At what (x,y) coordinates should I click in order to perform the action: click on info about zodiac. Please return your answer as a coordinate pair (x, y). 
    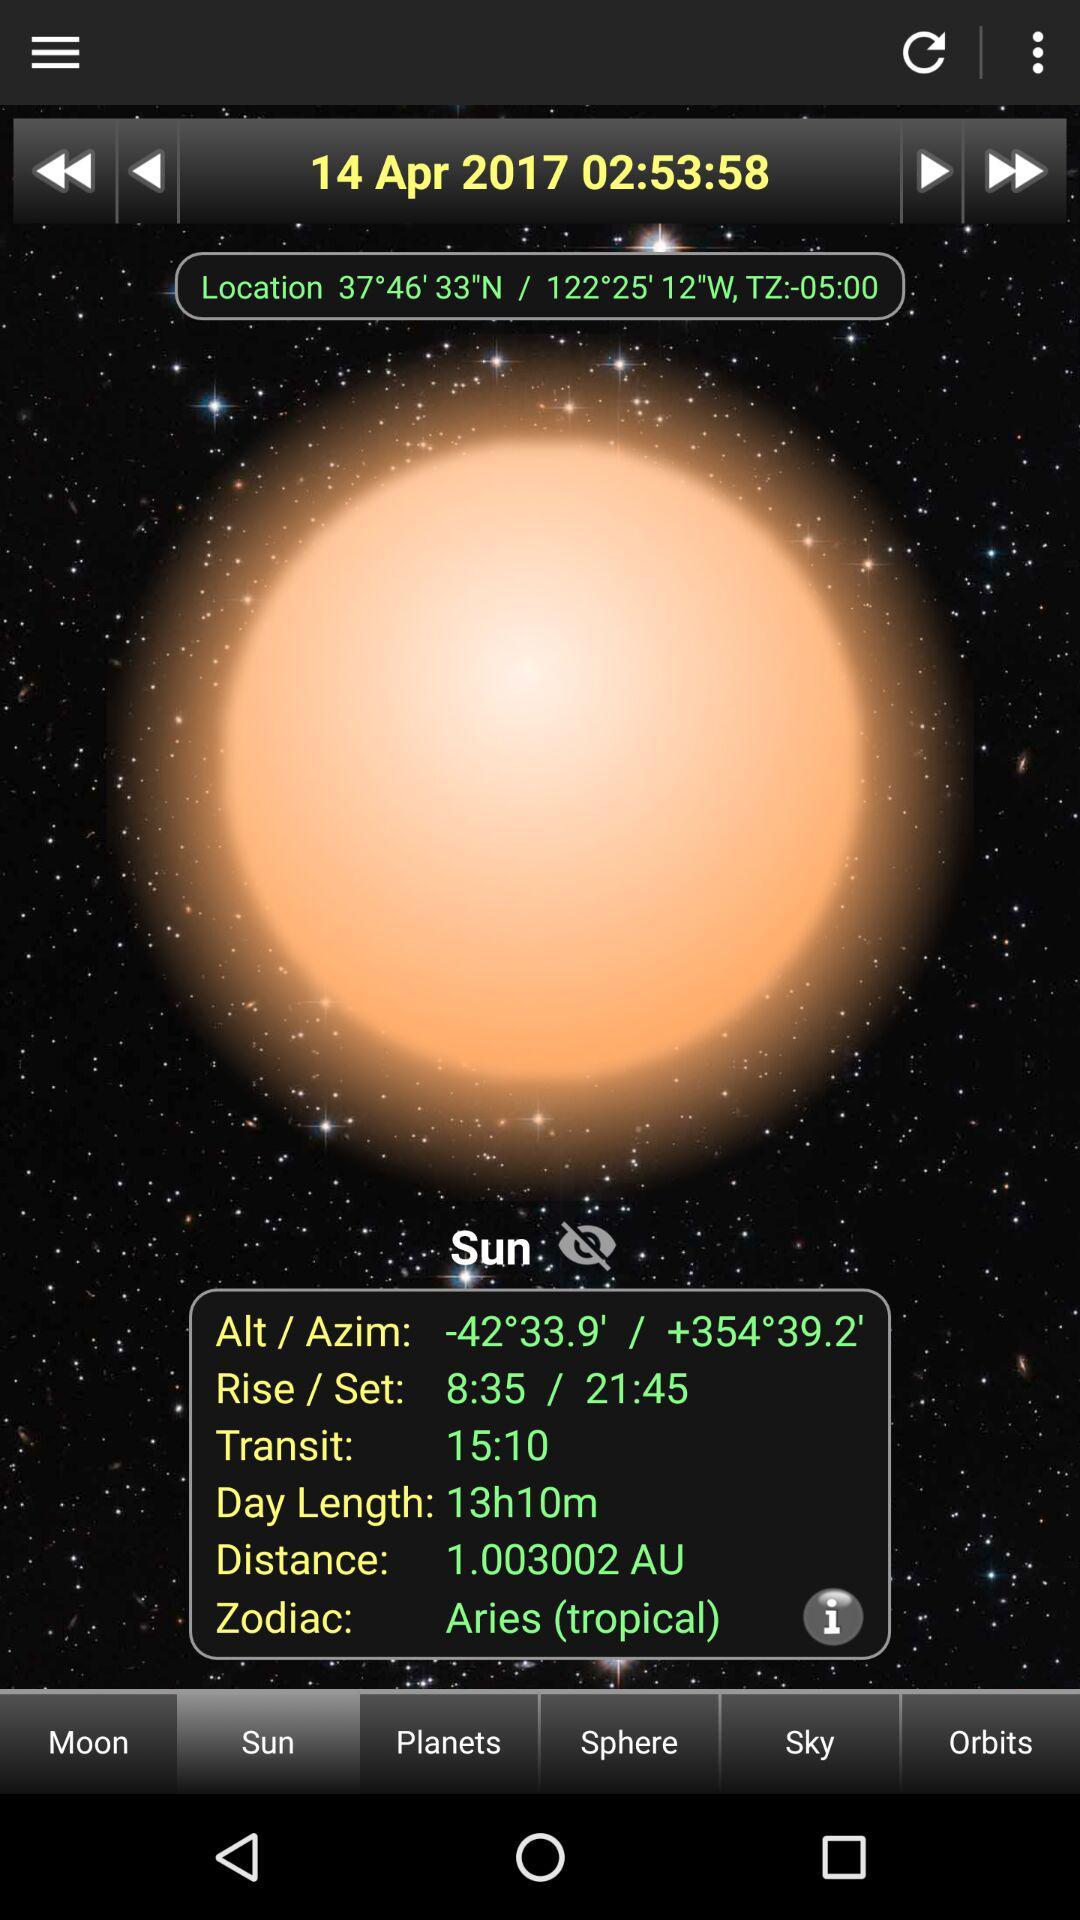
    Looking at the image, I should click on (833, 1616).